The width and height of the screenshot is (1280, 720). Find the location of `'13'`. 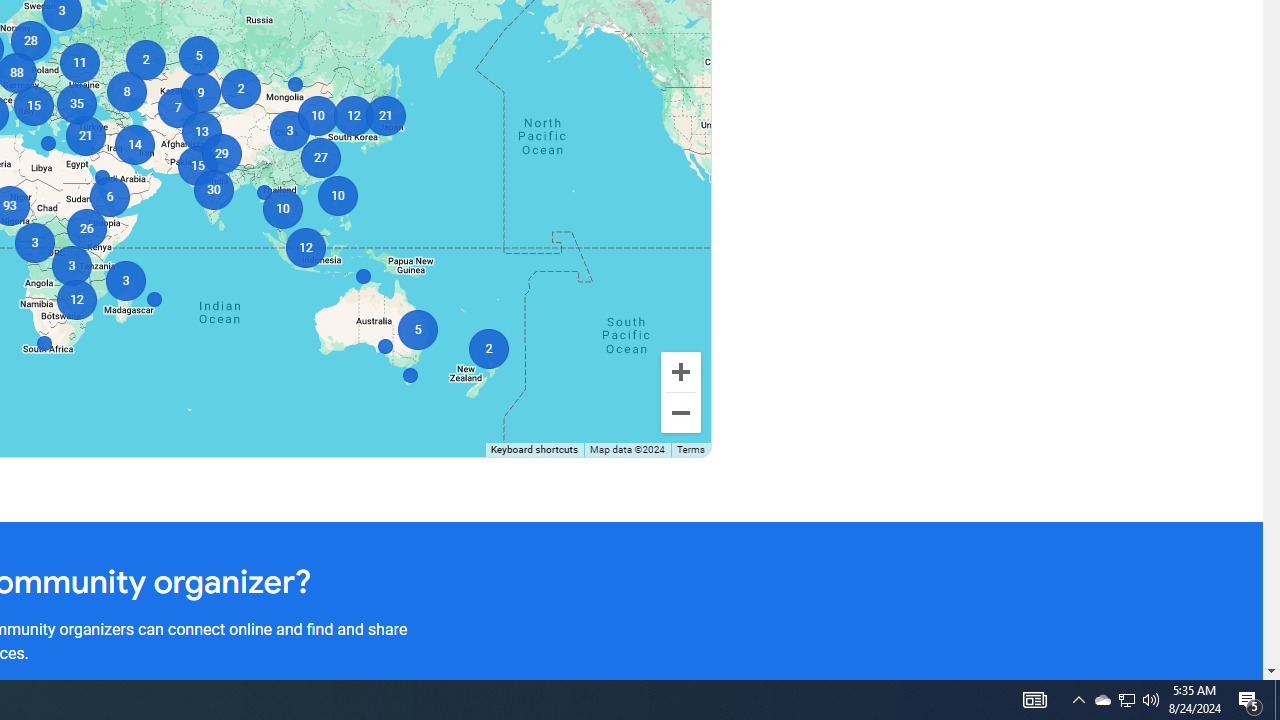

'13' is located at coordinates (200, 132).